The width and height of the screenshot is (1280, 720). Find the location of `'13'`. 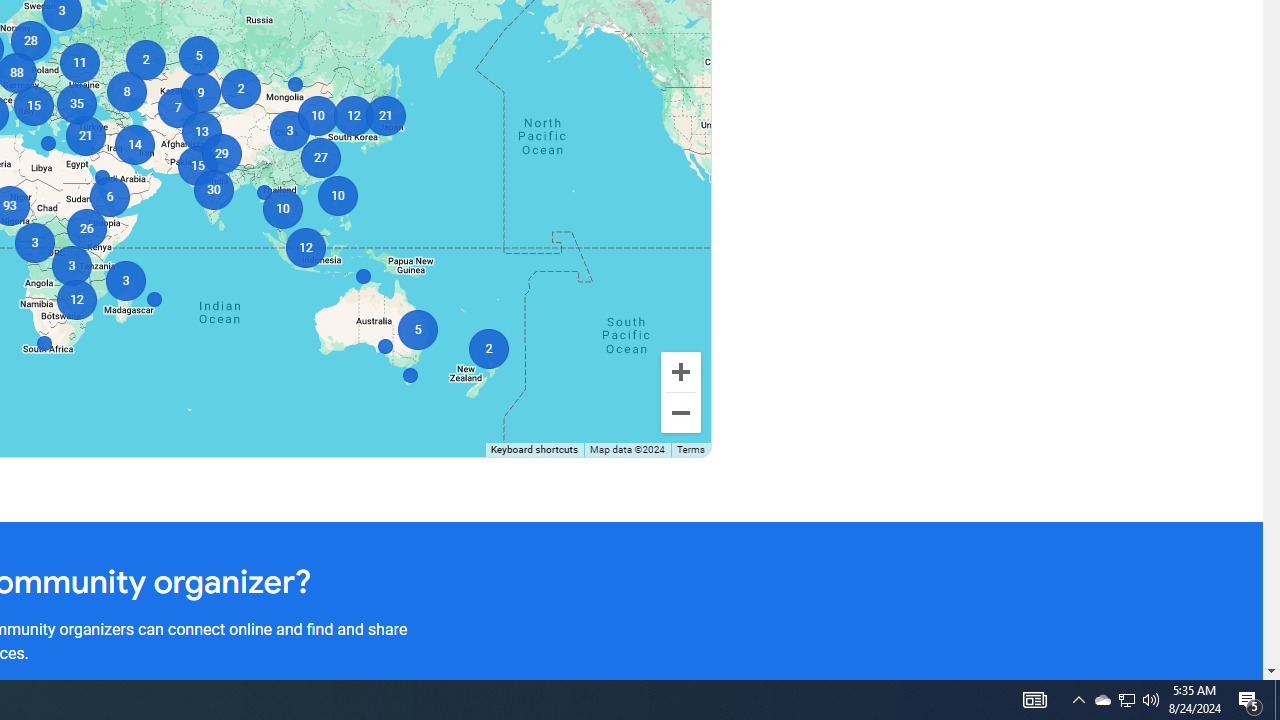

'13' is located at coordinates (200, 132).